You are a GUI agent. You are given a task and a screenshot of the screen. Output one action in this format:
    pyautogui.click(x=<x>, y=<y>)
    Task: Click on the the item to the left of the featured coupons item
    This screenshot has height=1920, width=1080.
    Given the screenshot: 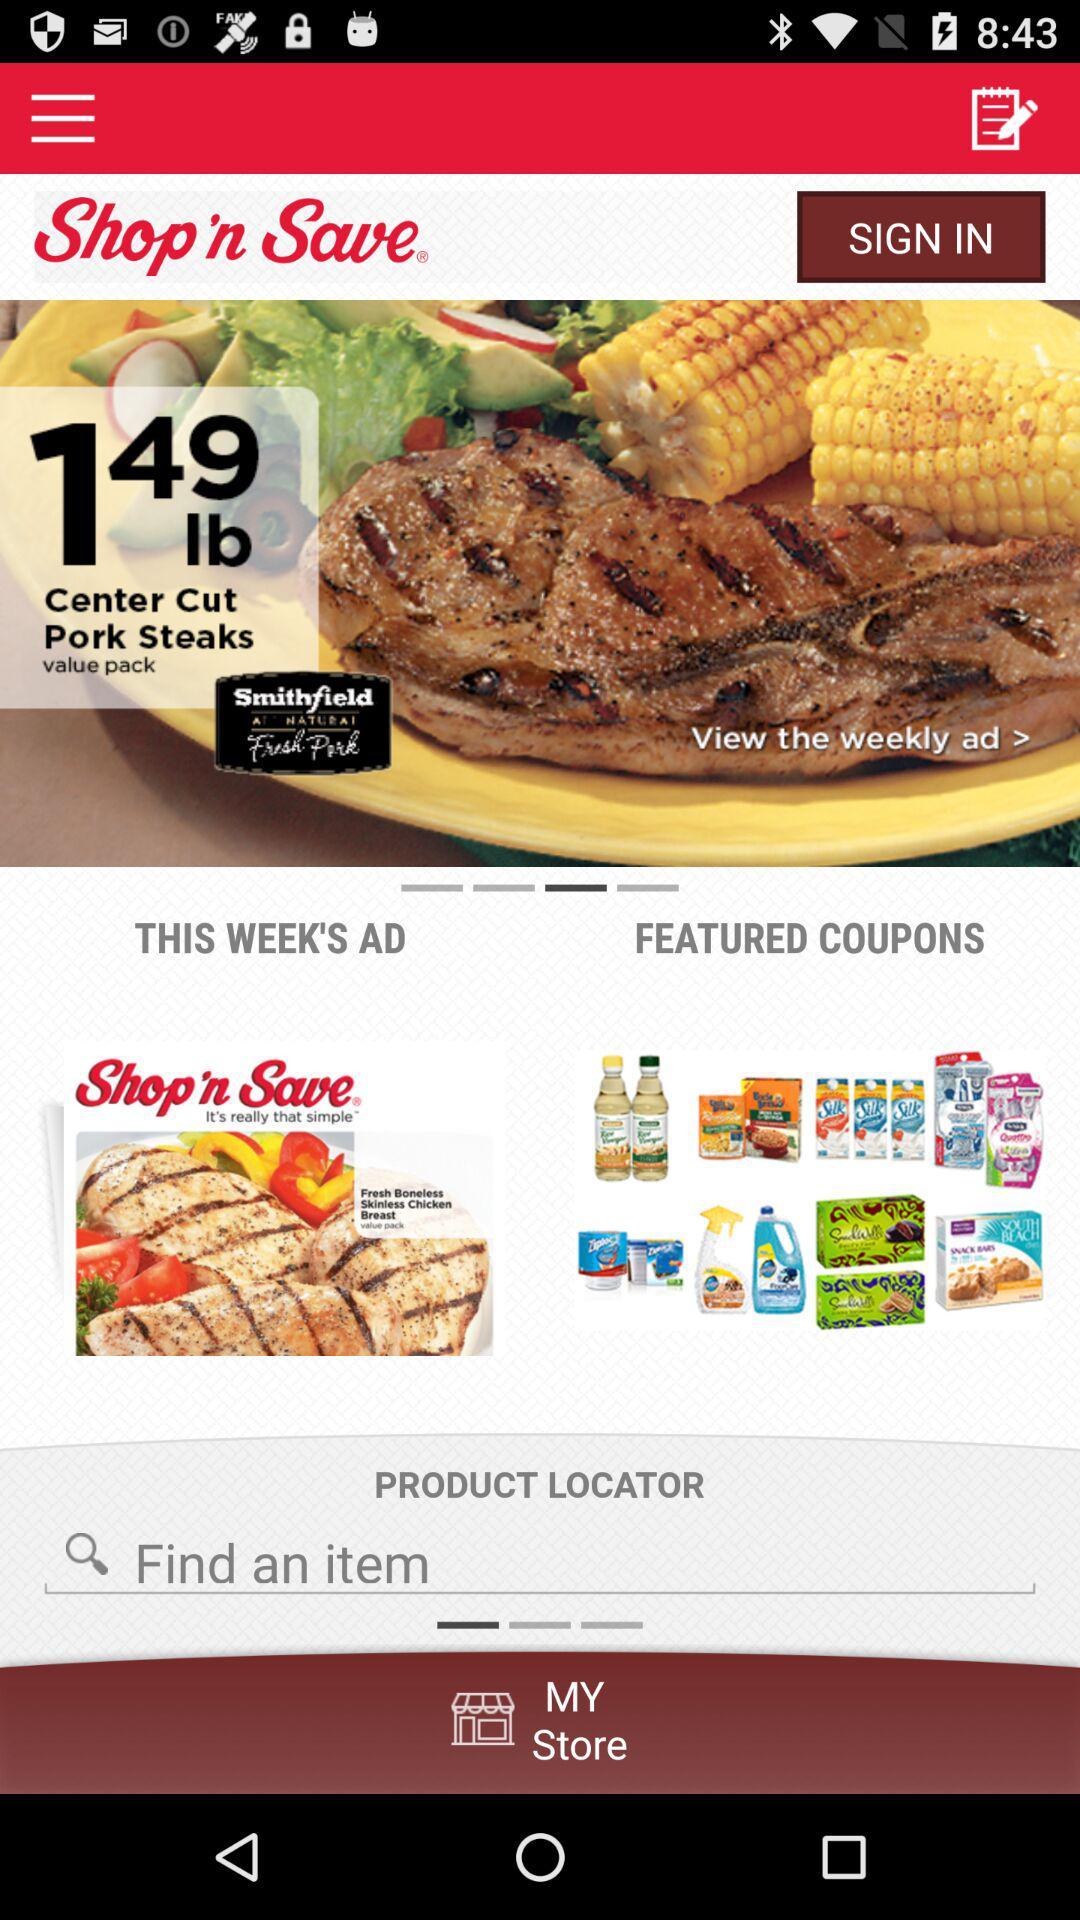 What is the action you would take?
    pyautogui.click(x=284, y=1198)
    